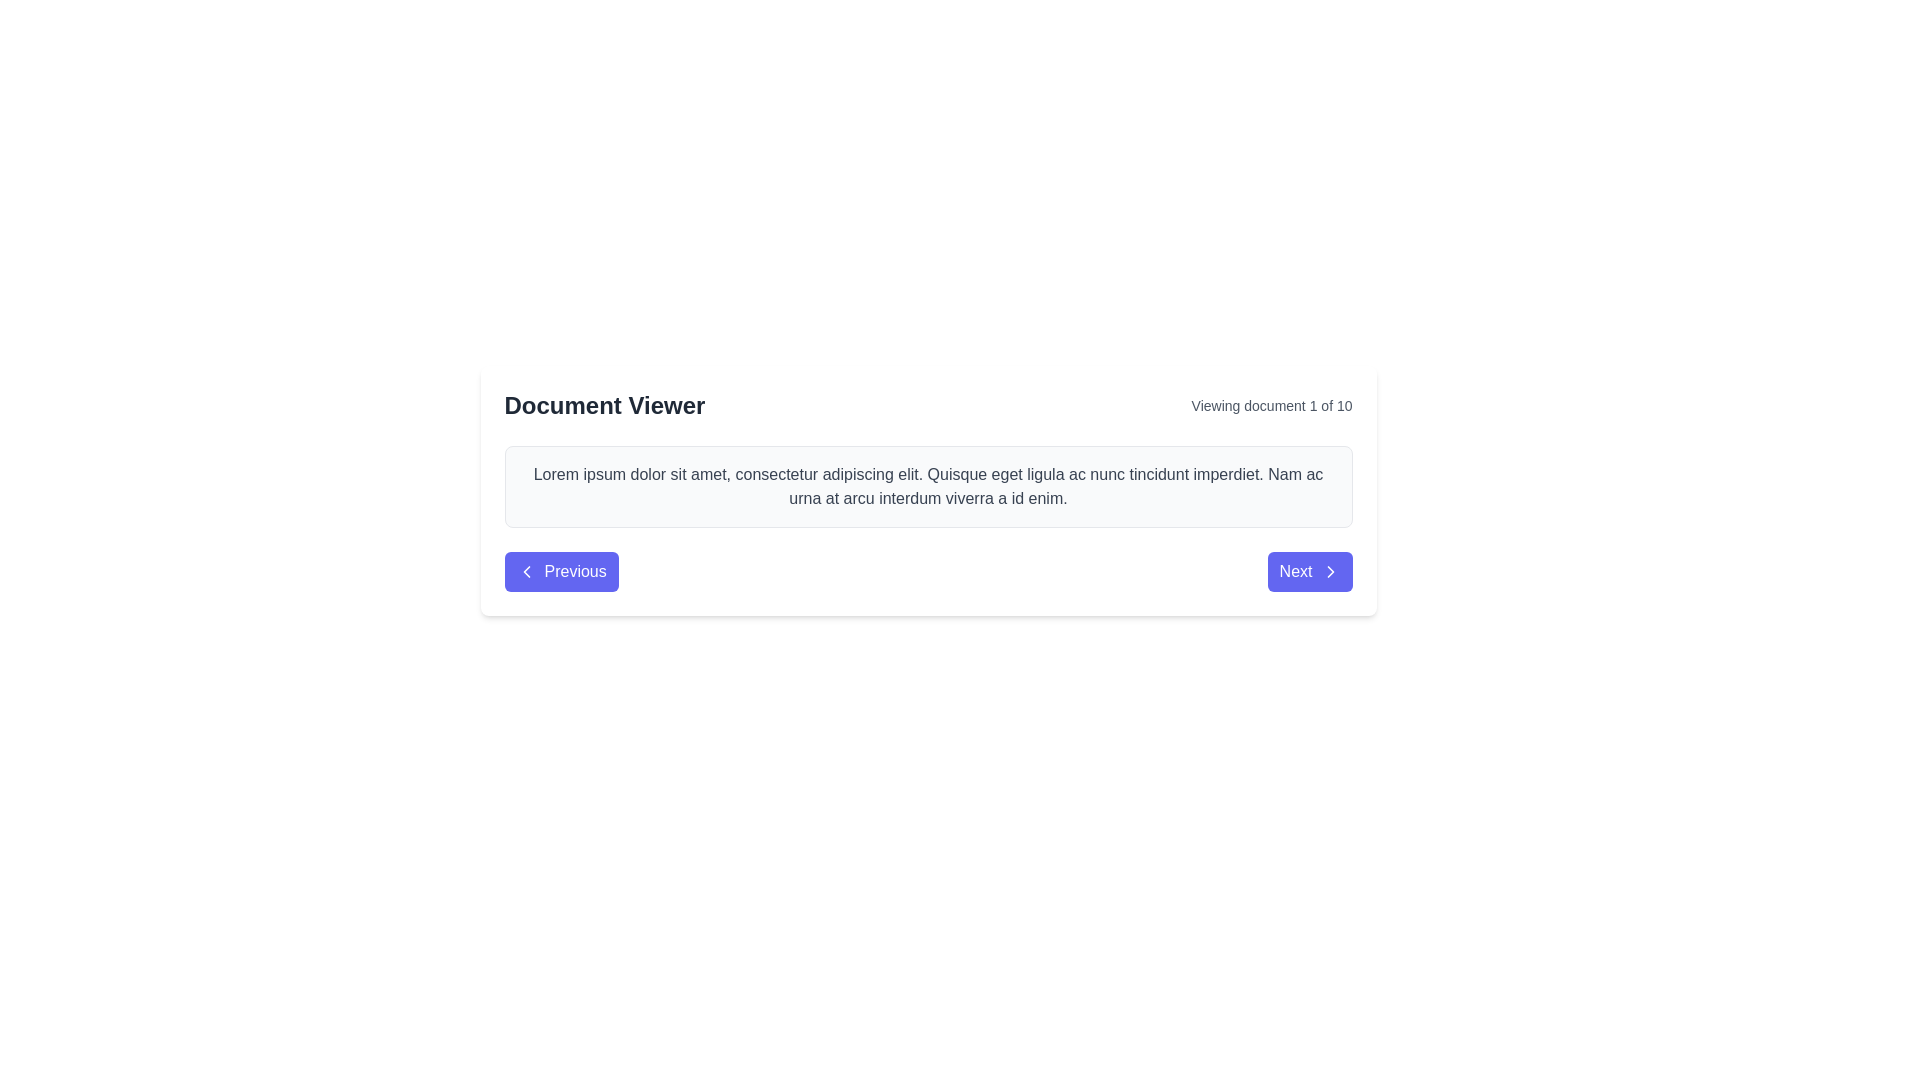  I want to click on the Text Display Area that contains the paragraph styled with a smaller gray font, located within a light gray bordered section, so click(927, 486).